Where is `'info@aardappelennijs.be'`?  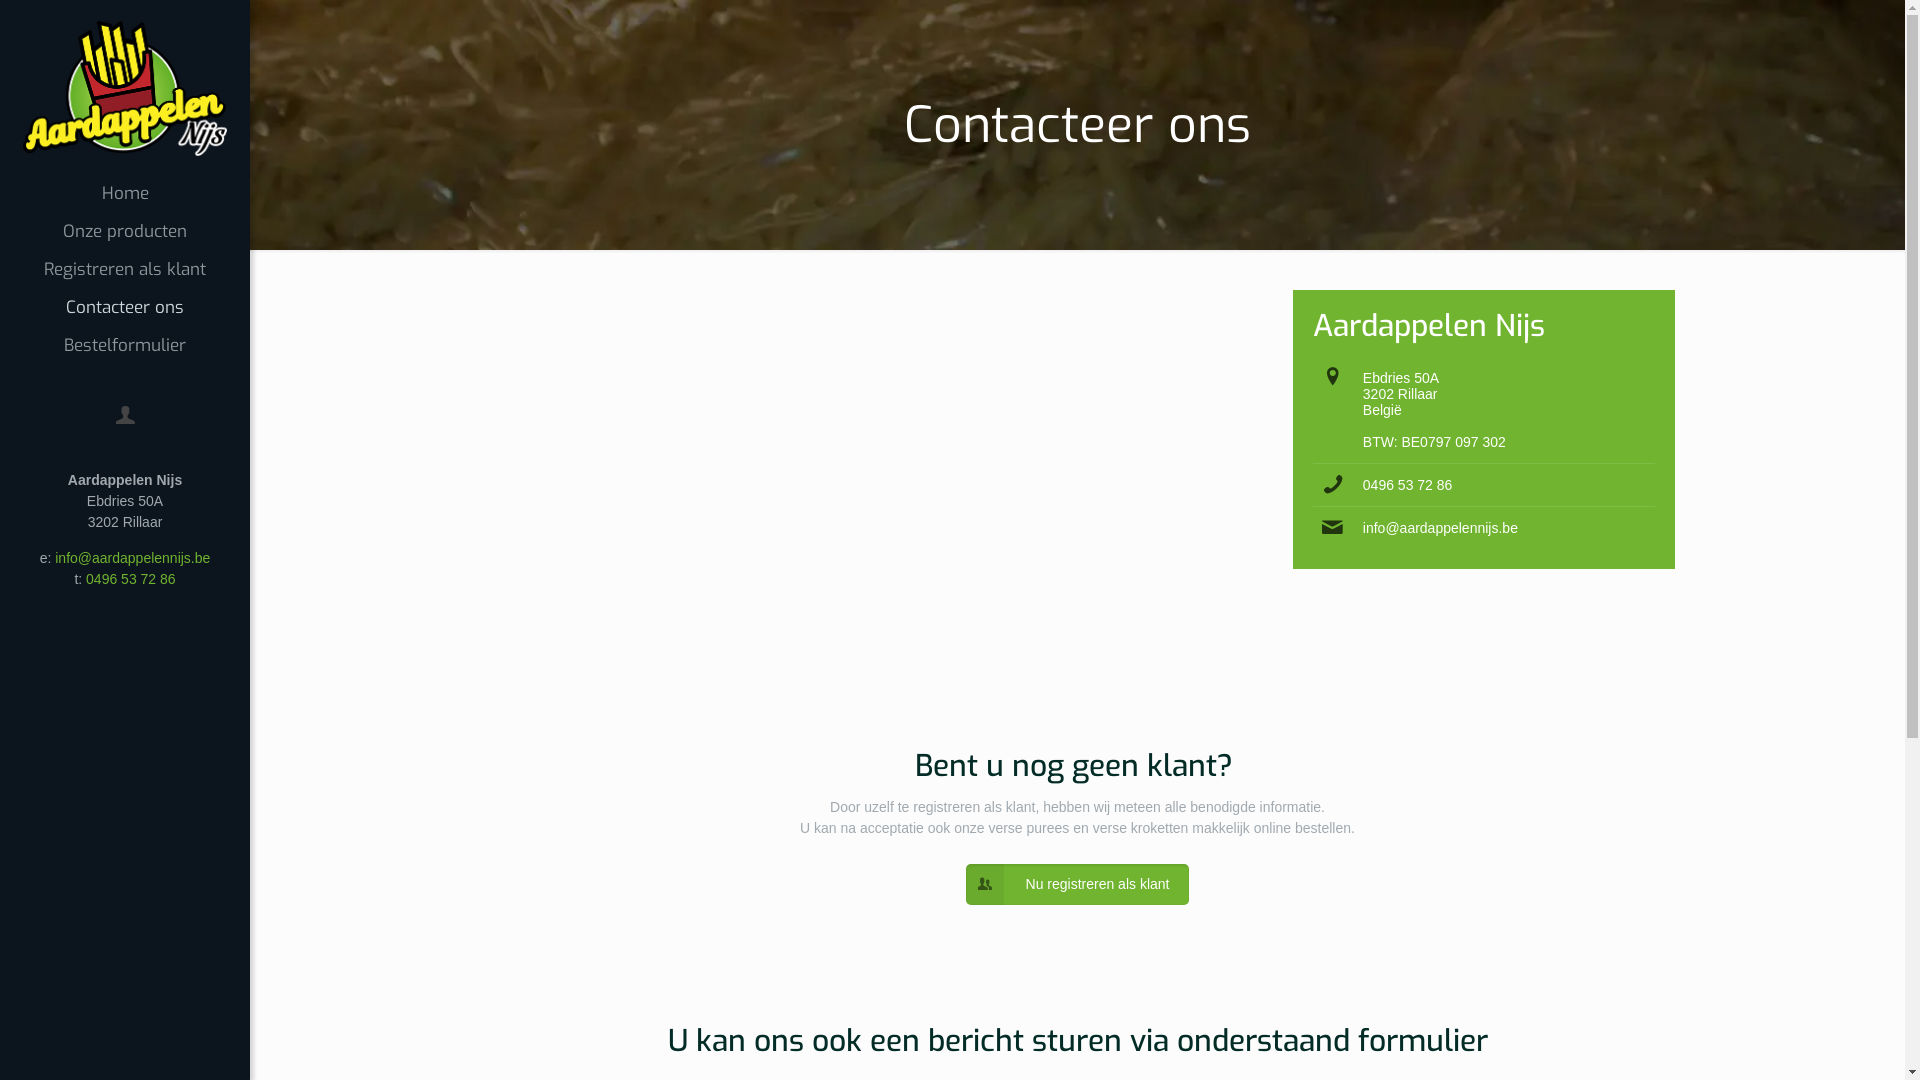
'info@aardappelennijs.be' is located at coordinates (131, 558).